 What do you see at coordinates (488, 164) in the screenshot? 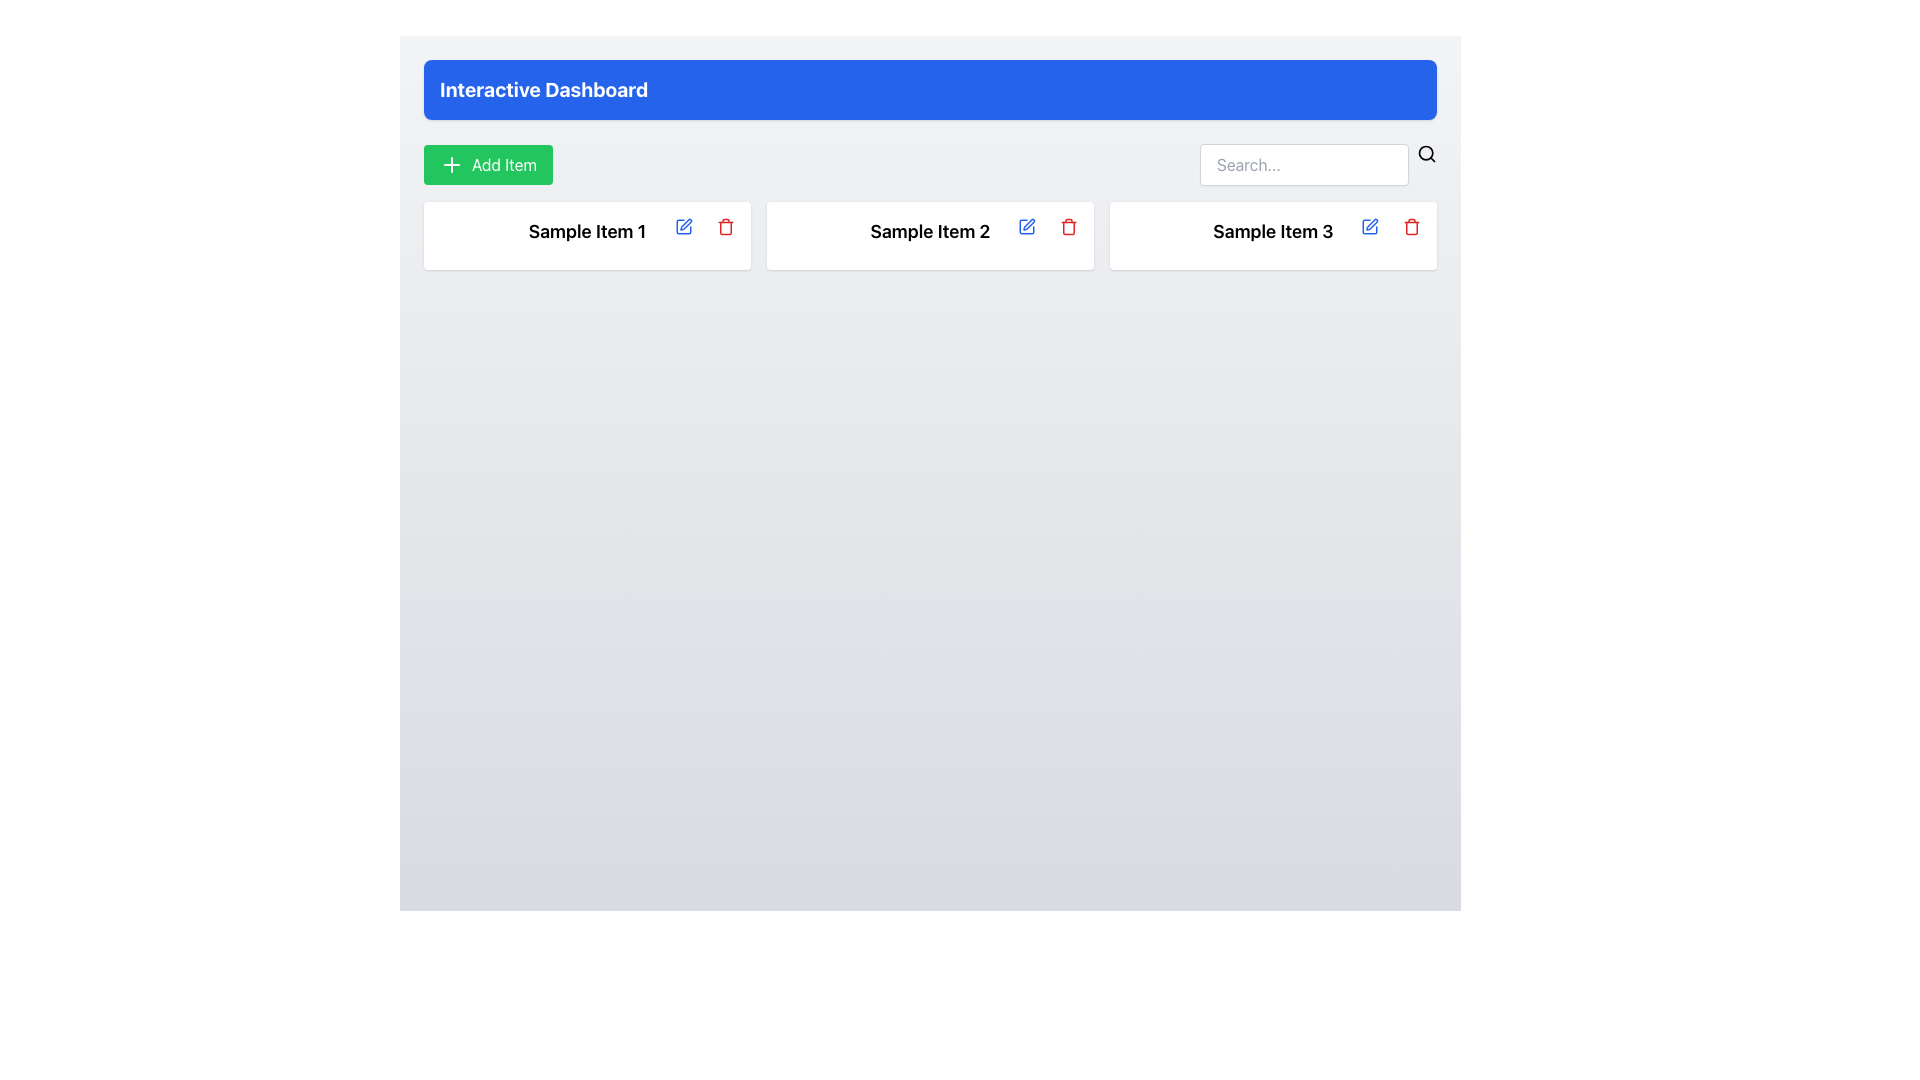
I see `the bright green 'Add Item' button with a white '+' icon and text` at bounding box center [488, 164].